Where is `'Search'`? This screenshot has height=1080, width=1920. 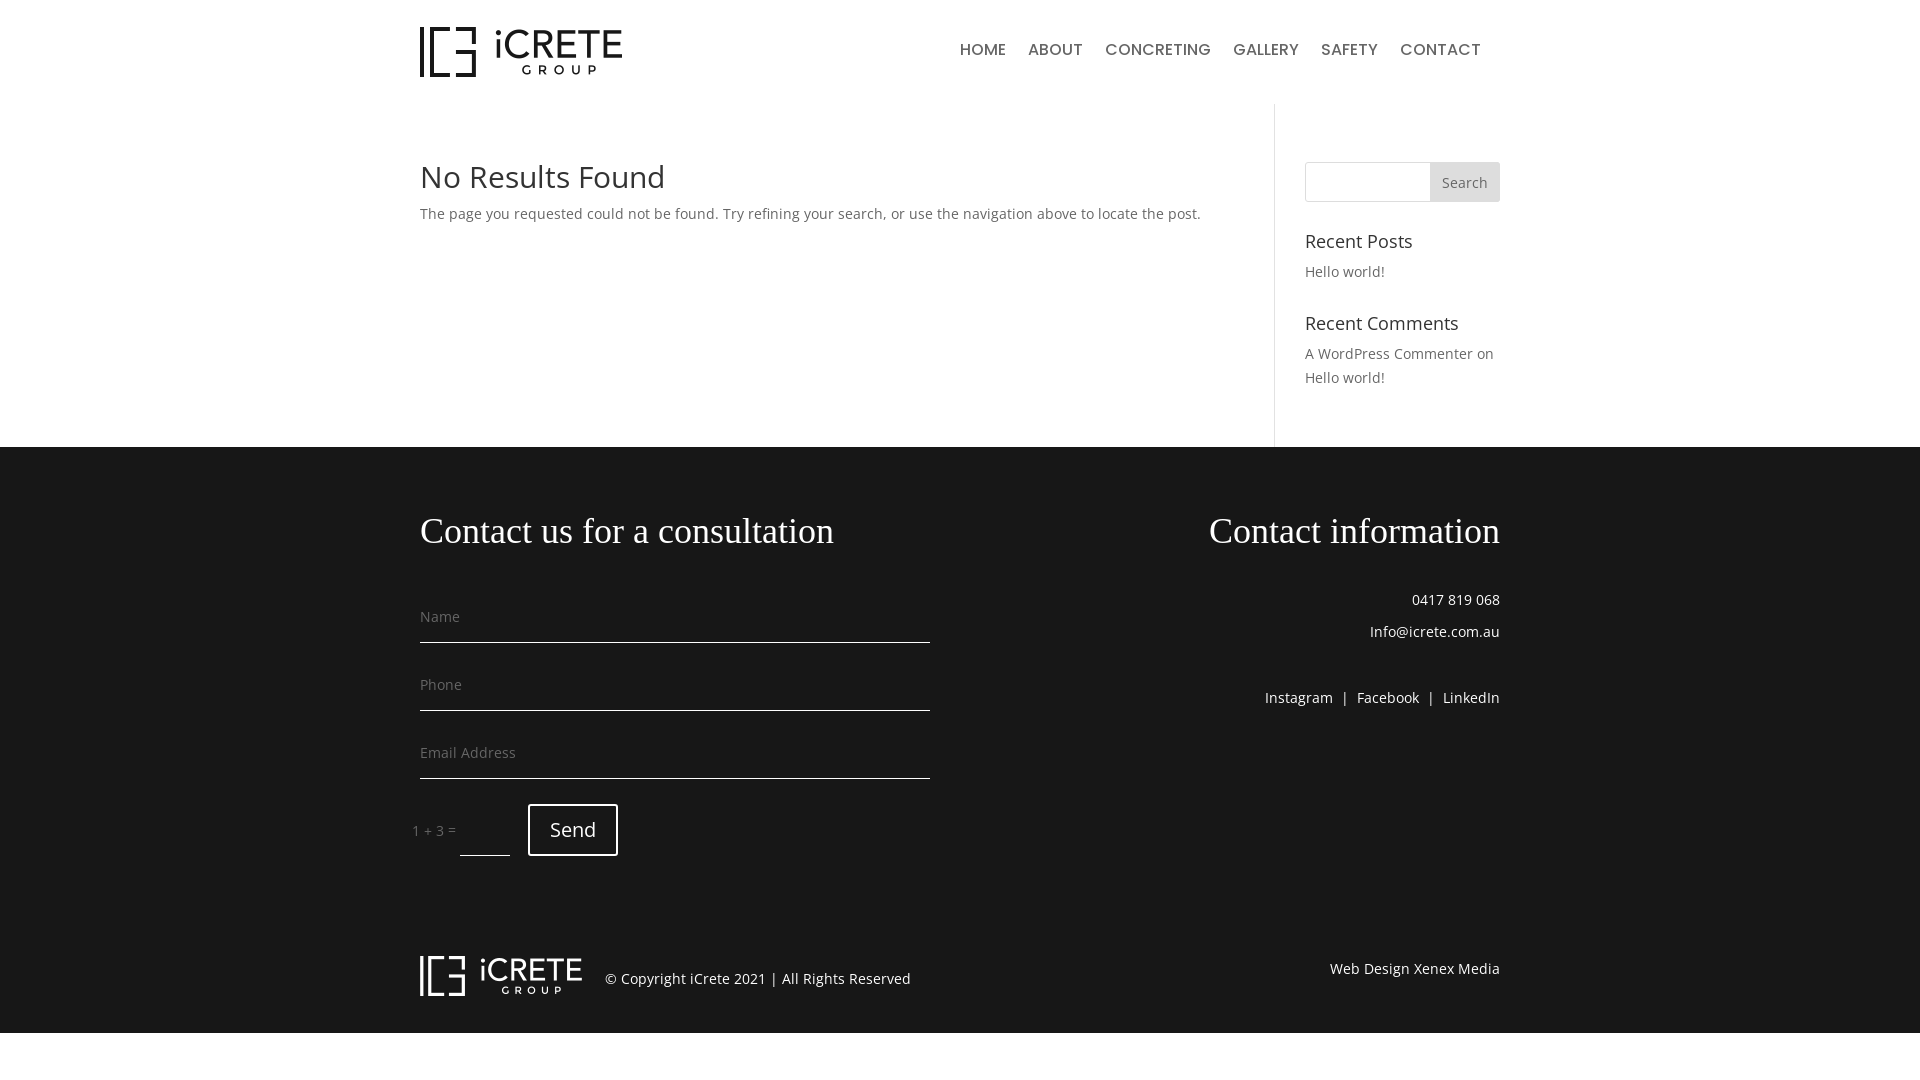
'Search' is located at coordinates (1429, 181).